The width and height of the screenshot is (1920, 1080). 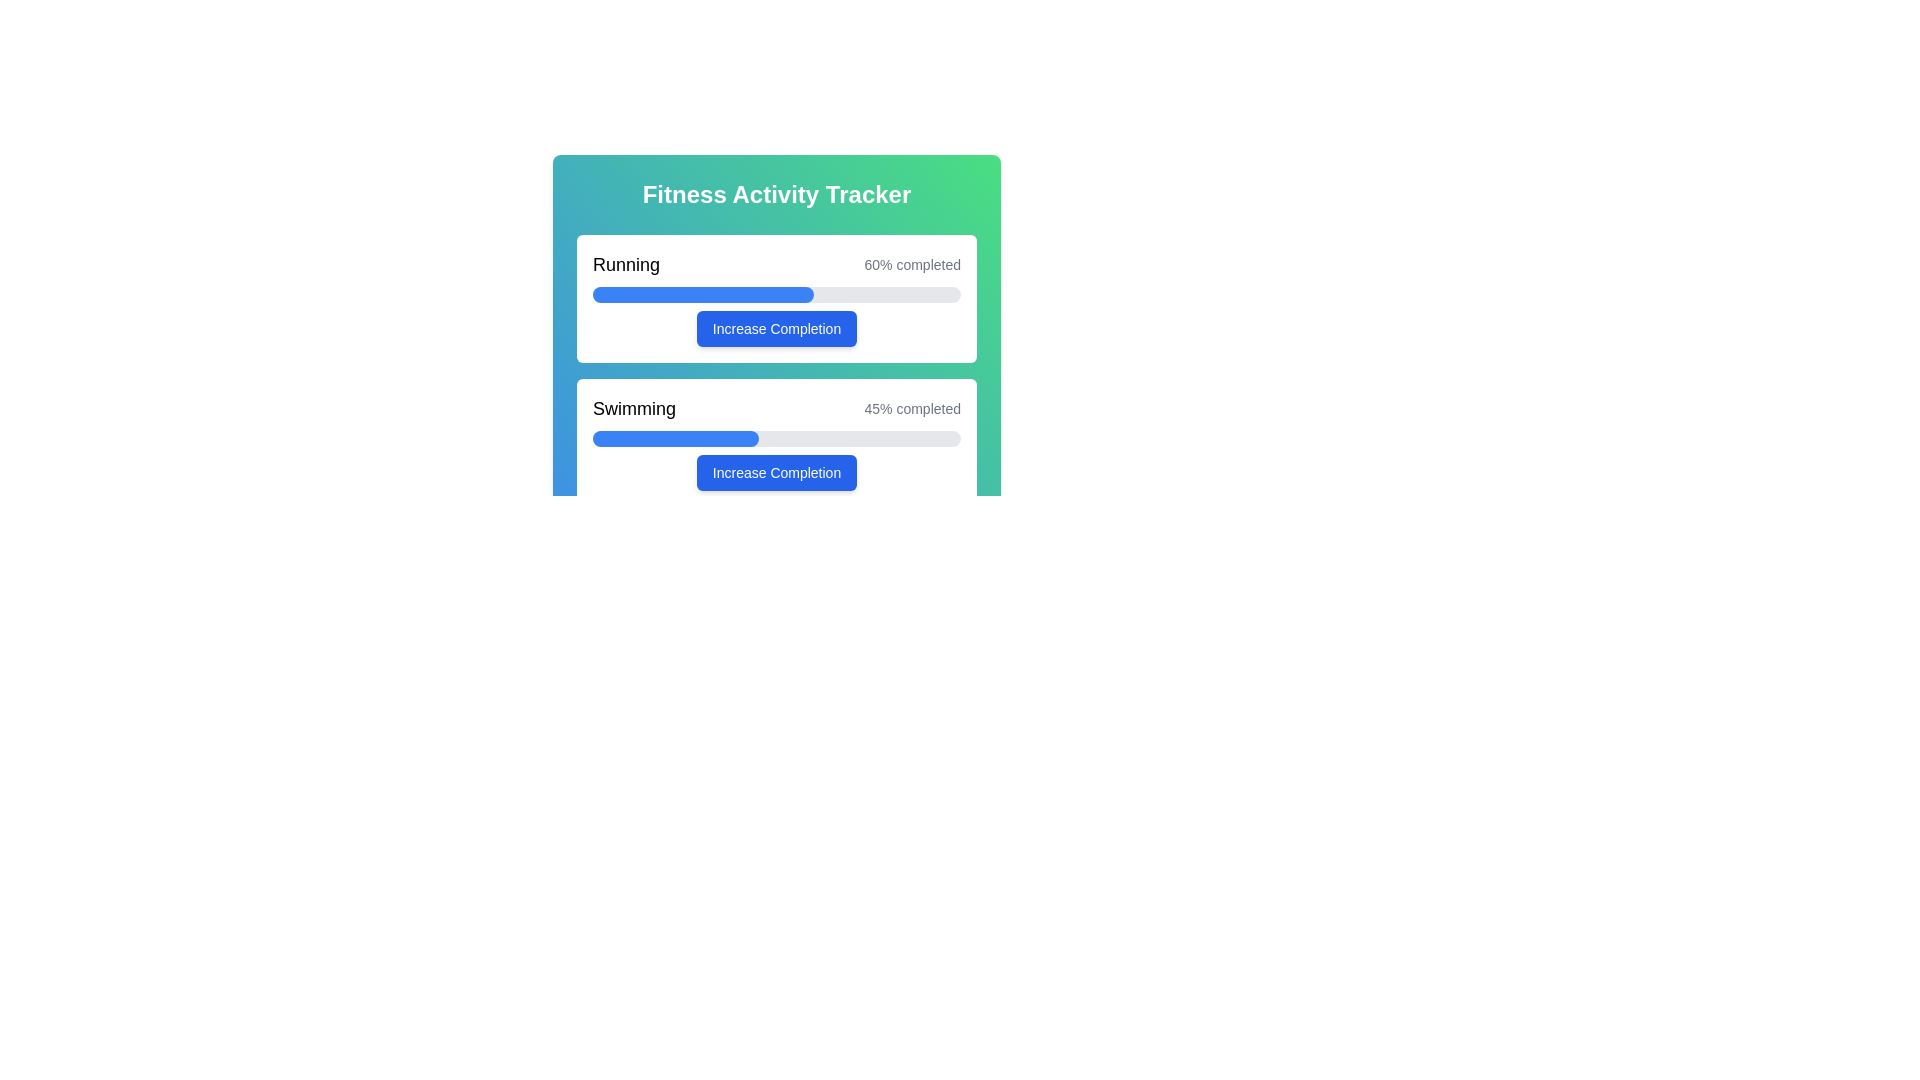 What do you see at coordinates (776, 473) in the screenshot?
I see `the interactive button located below the progress bar labeled '45% completed' in the 'Swimming' section` at bounding box center [776, 473].